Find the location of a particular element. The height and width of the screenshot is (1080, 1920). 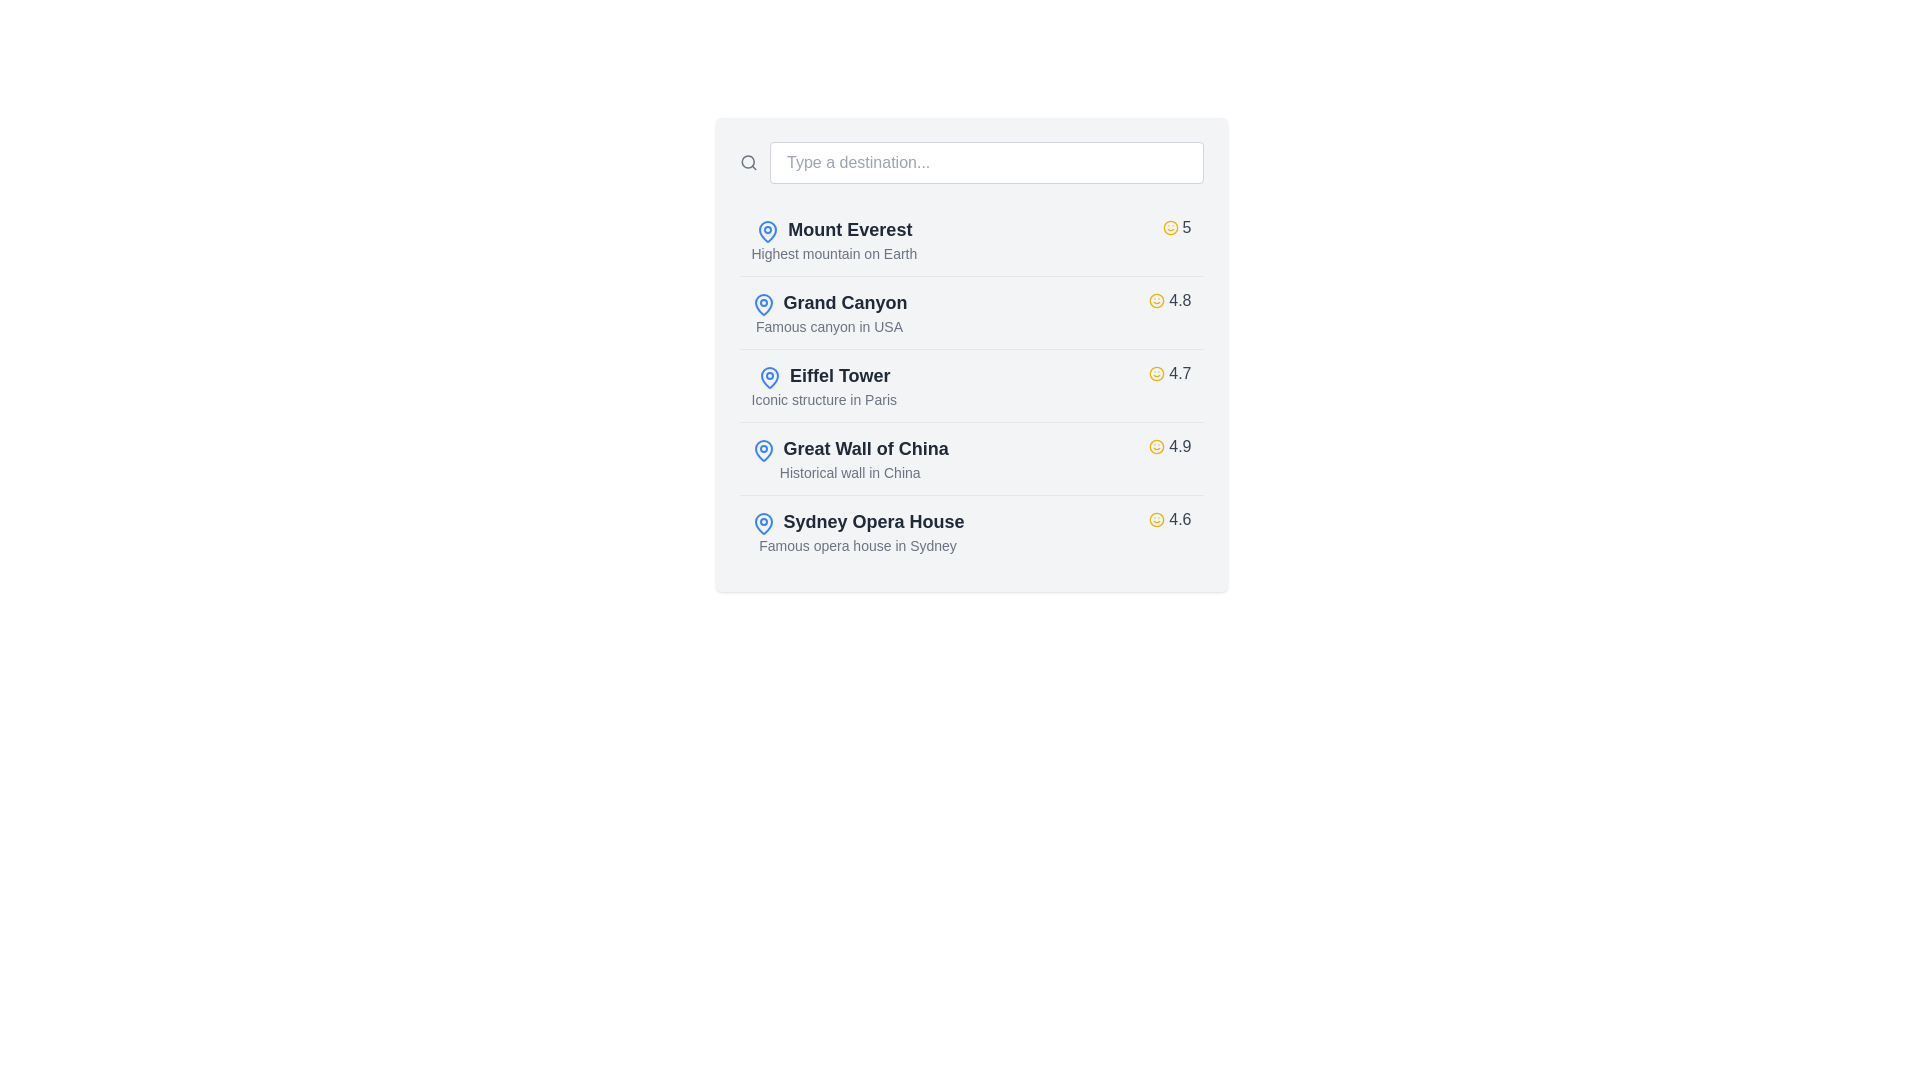

the second entry in the list, which is a blue map pin icon followed by bold text 'Grand Canyon' and smaller gray text 'Famous canyon in USA' is located at coordinates (829, 312).